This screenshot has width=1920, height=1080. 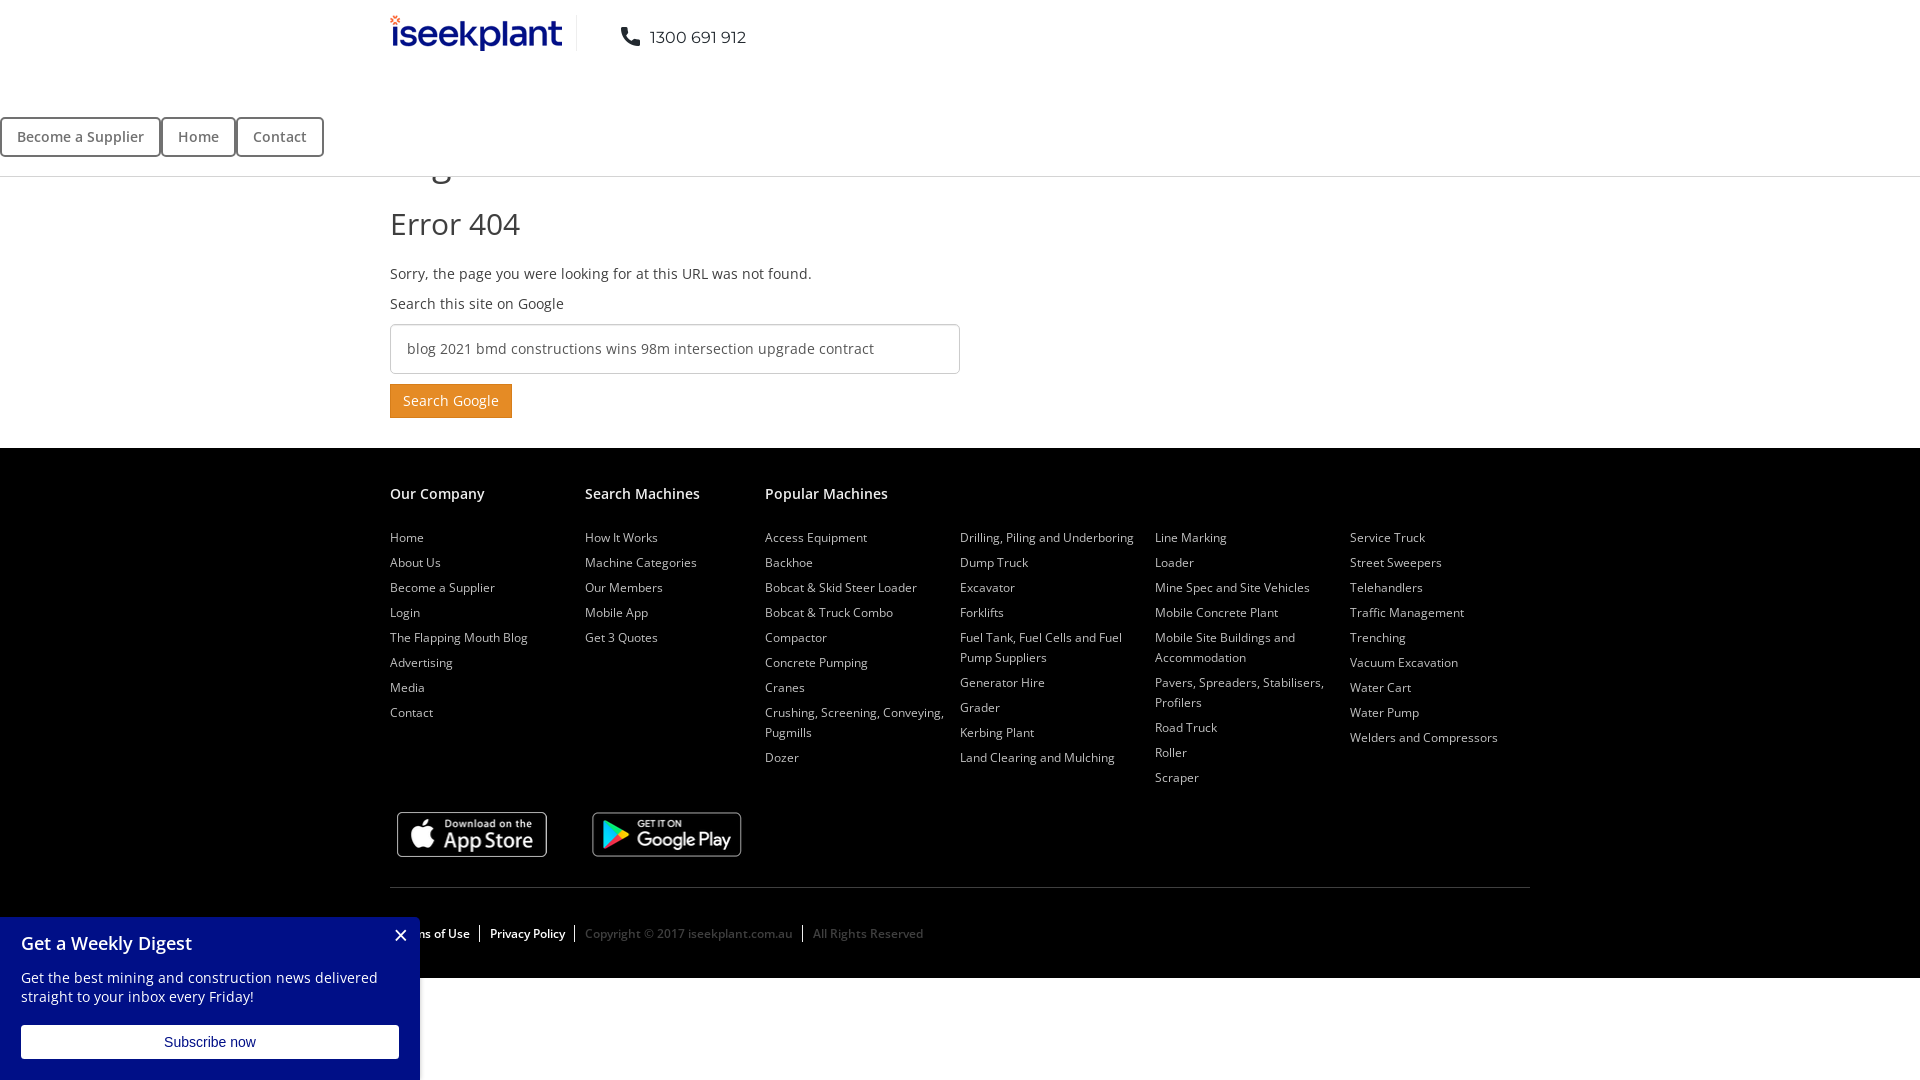 What do you see at coordinates (1155, 586) in the screenshot?
I see `'Mine Spec and Site Vehicles'` at bounding box center [1155, 586].